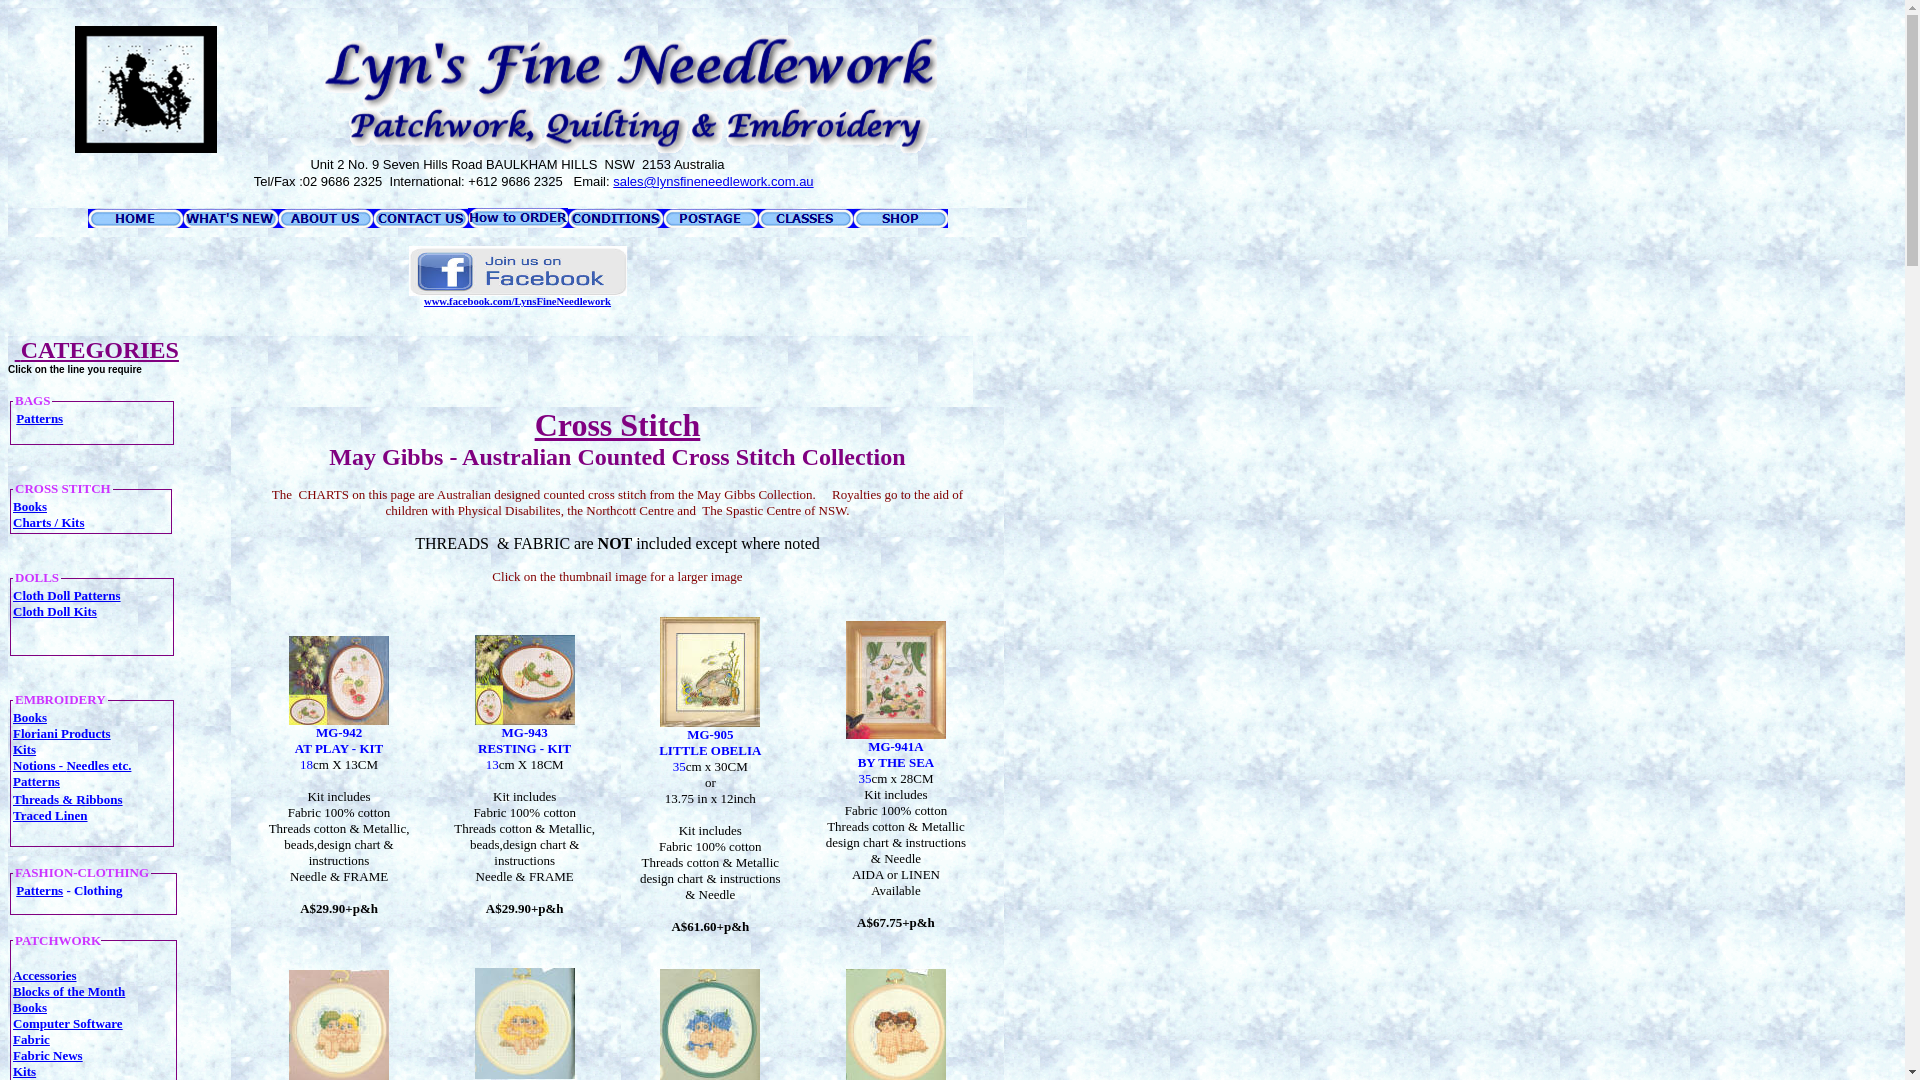 This screenshot has height=1080, width=1920. I want to click on 'Needles etc.', so click(97, 765).